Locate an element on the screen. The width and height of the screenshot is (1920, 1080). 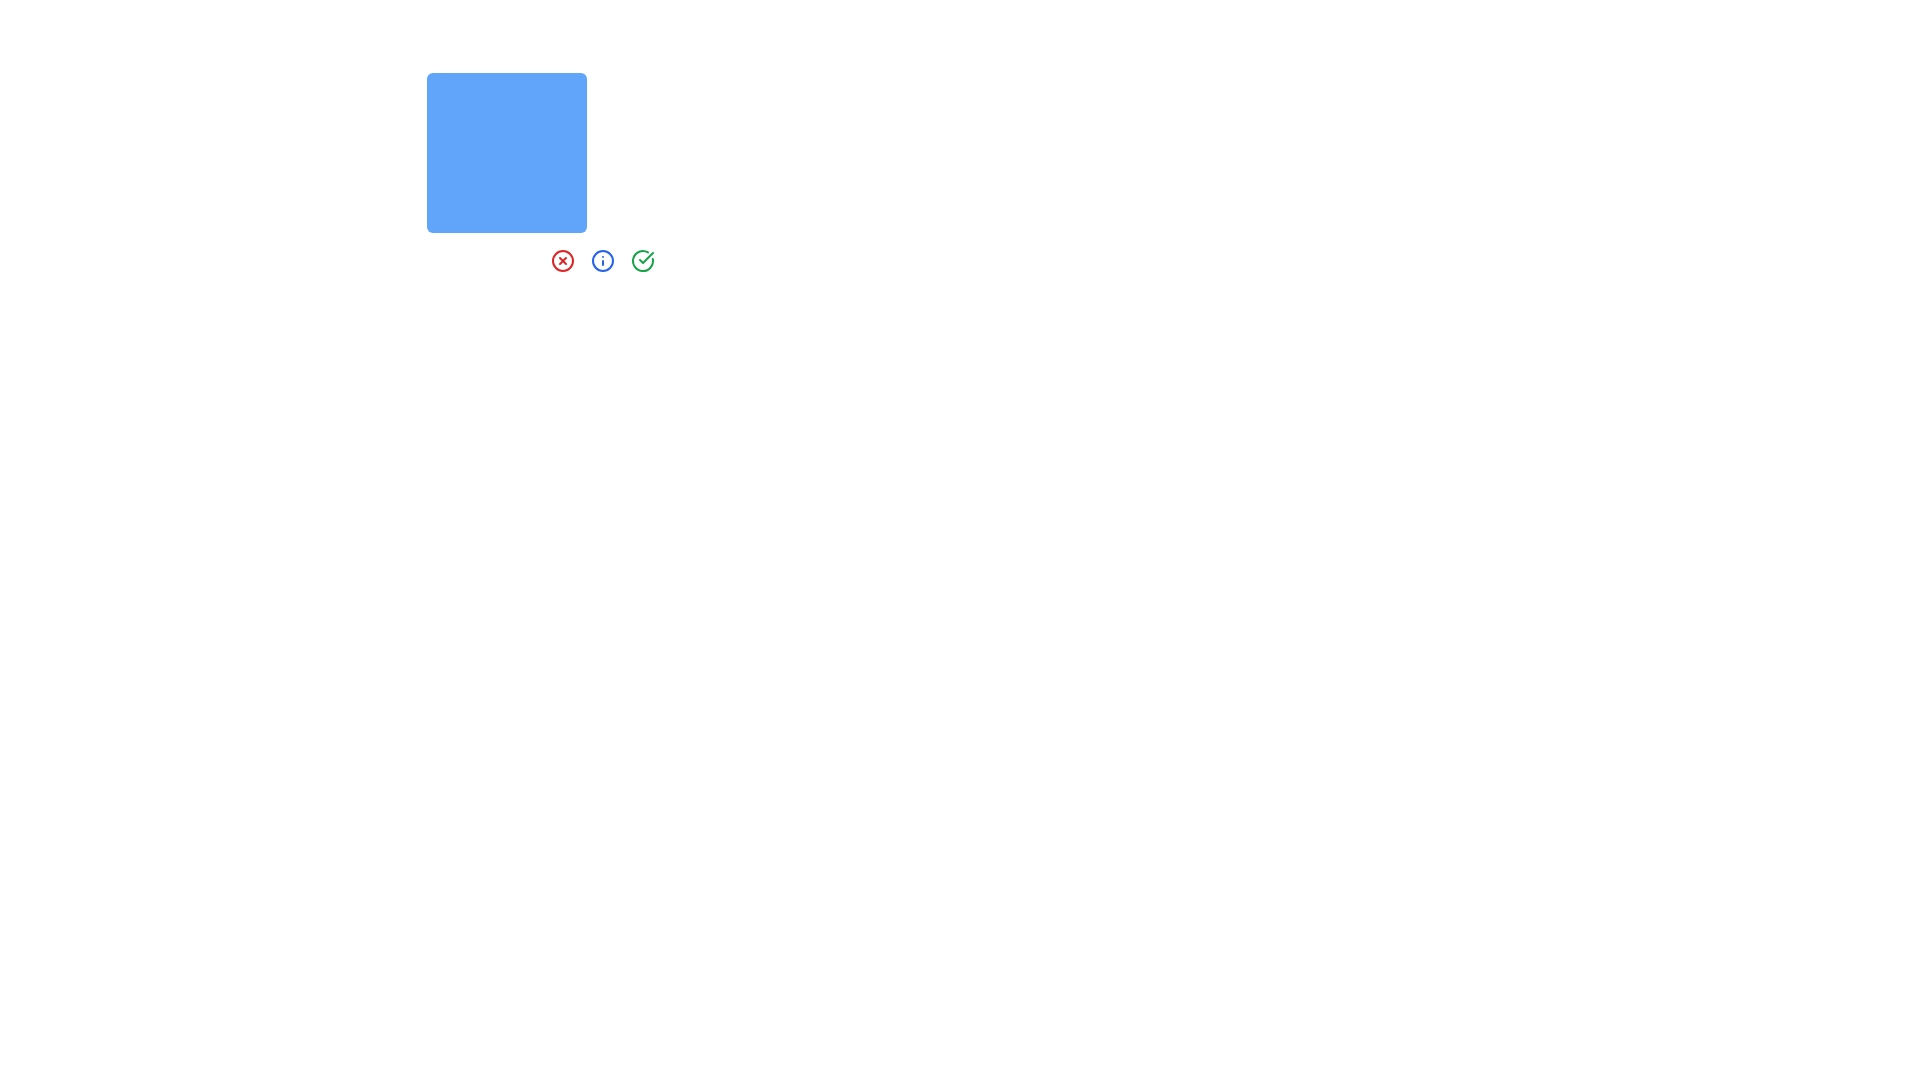
the circular SVG element with a red border and transparent fill, located in the bottom-left corner of the icon cluster is located at coordinates (561, 260).